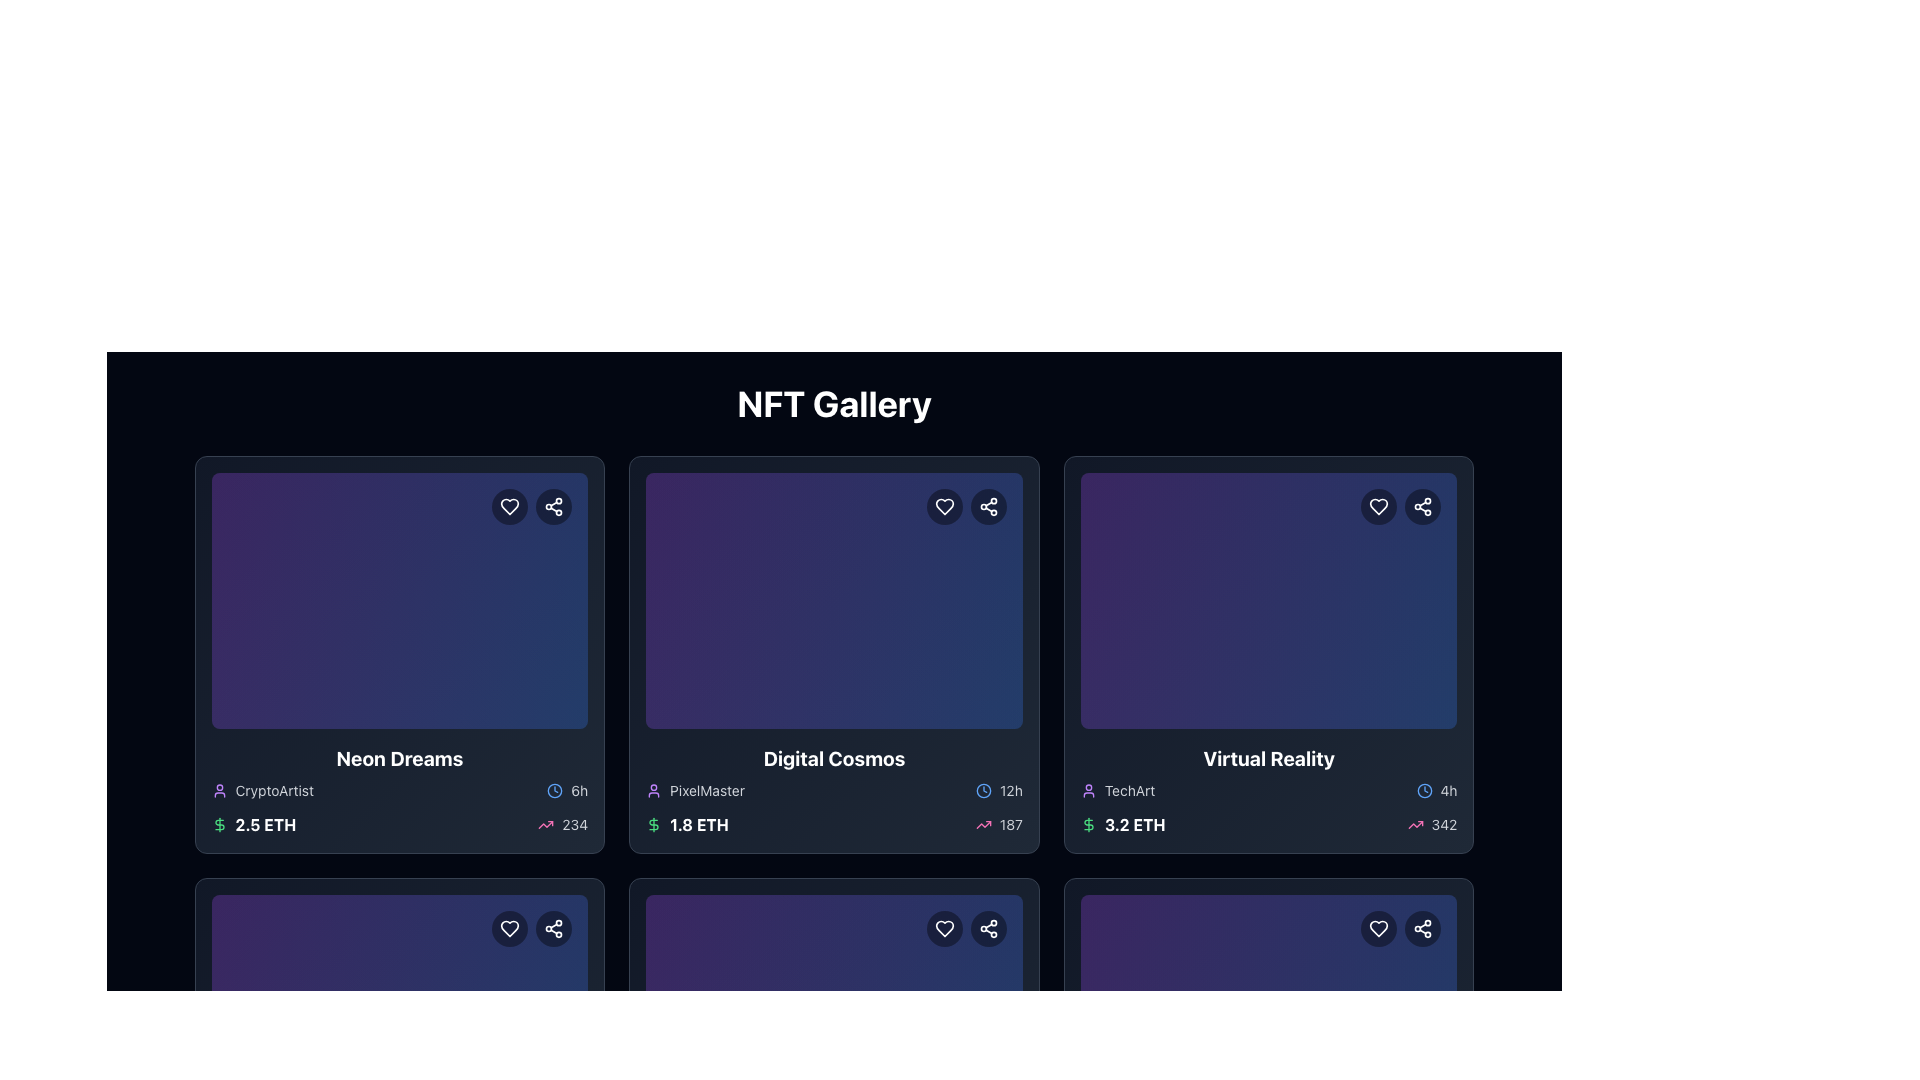 This screenshot has width=1920, height=1080. Describe the element at coordinates (988, 505) in the screenshot. I see `the share icon located in the upper-right corner of the 'Digital Cosmos' card` at that location.